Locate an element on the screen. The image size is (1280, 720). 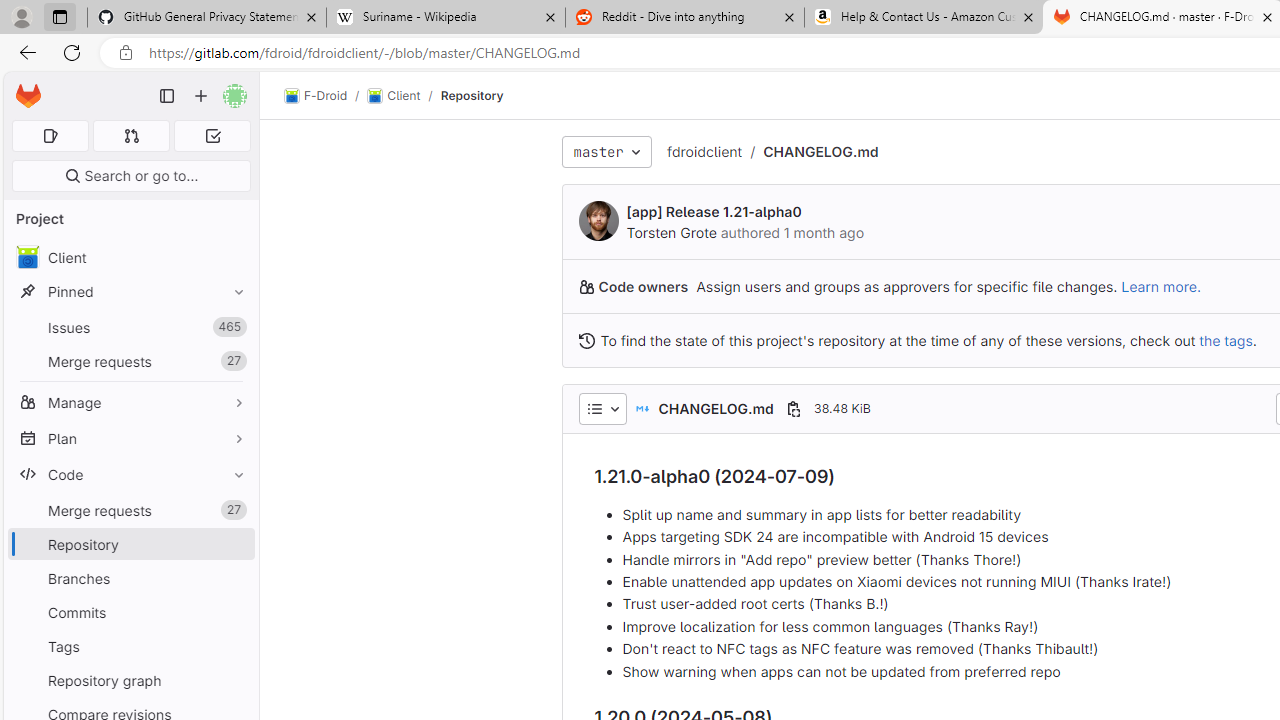
'Copy file path' is located at coordinates (792, 407).